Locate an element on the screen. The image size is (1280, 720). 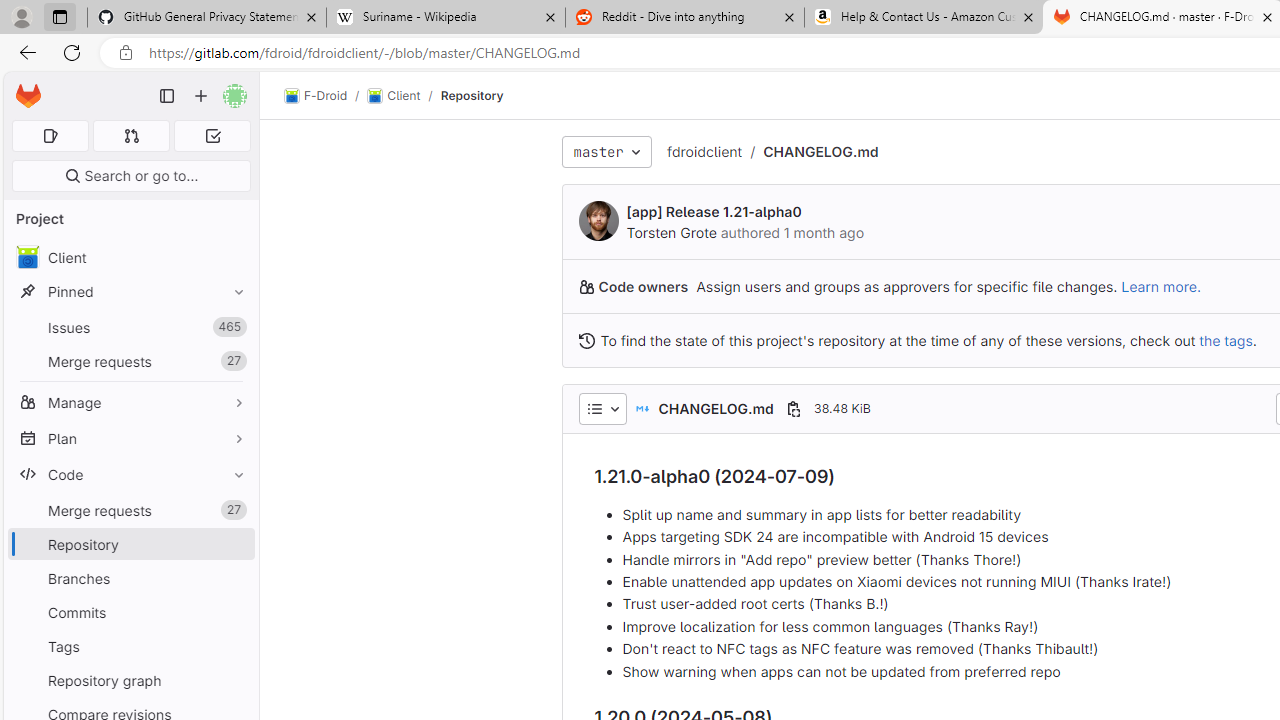
'Copy file path' is located at coordinates (792, 407).